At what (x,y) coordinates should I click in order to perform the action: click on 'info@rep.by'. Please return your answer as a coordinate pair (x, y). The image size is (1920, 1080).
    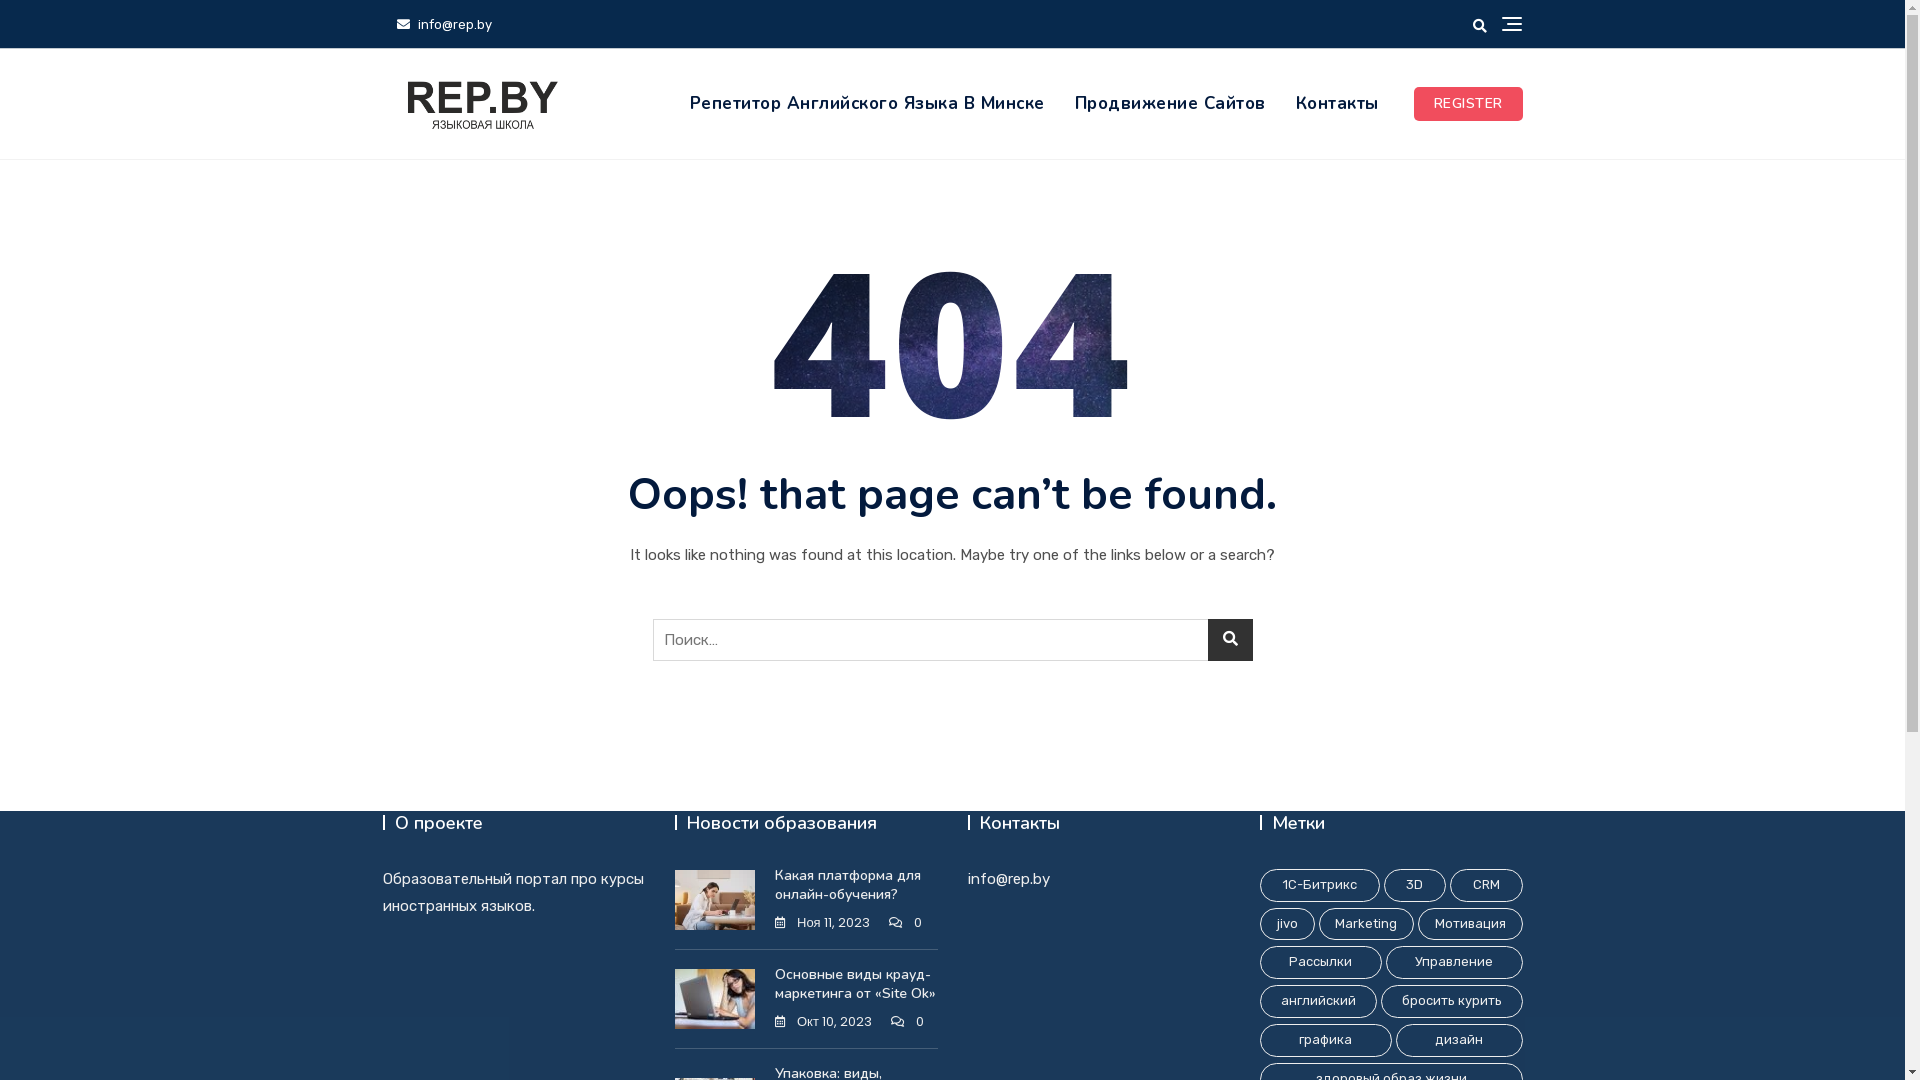
    Looking at the image, I should click on (442, 24).